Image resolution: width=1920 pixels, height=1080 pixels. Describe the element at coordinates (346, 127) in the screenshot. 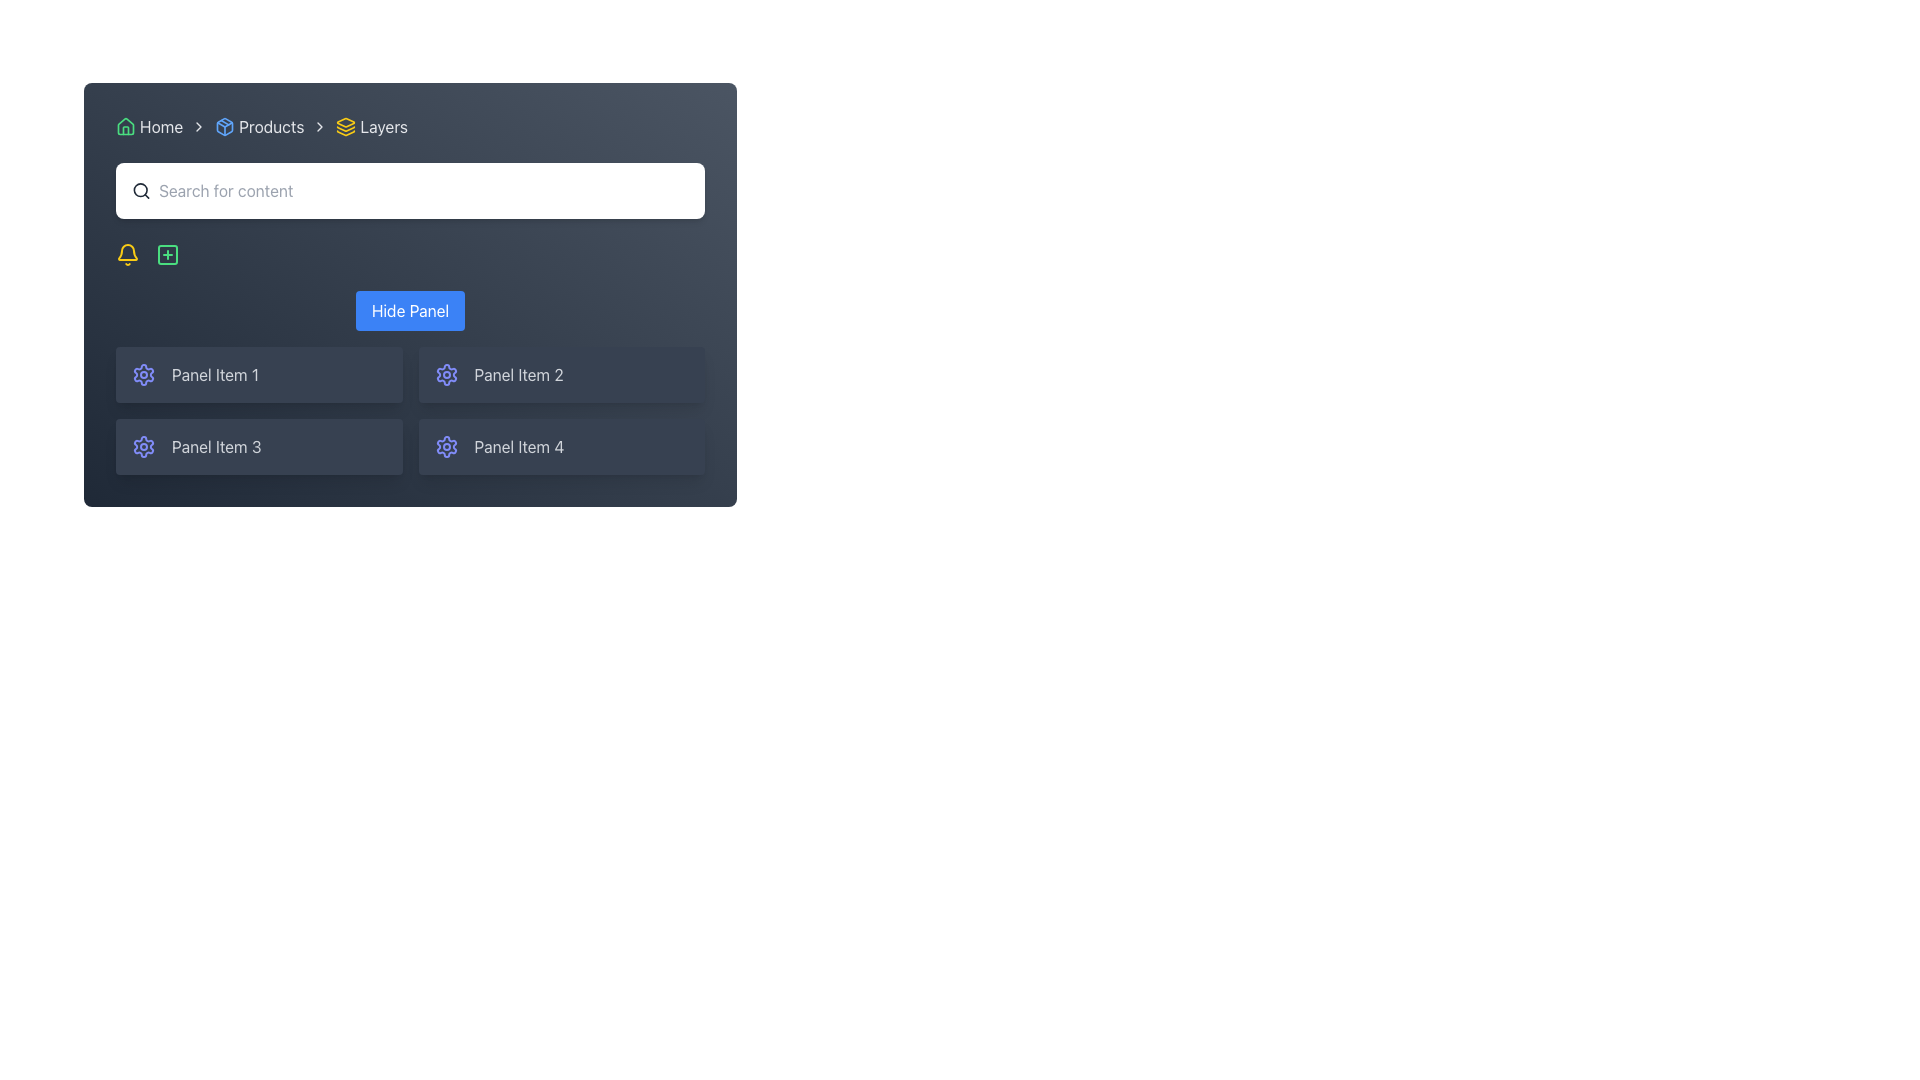

I see `the yellow outlined icon in the breadcrumb navigation that is associated with the text 'Layers'` at that location.